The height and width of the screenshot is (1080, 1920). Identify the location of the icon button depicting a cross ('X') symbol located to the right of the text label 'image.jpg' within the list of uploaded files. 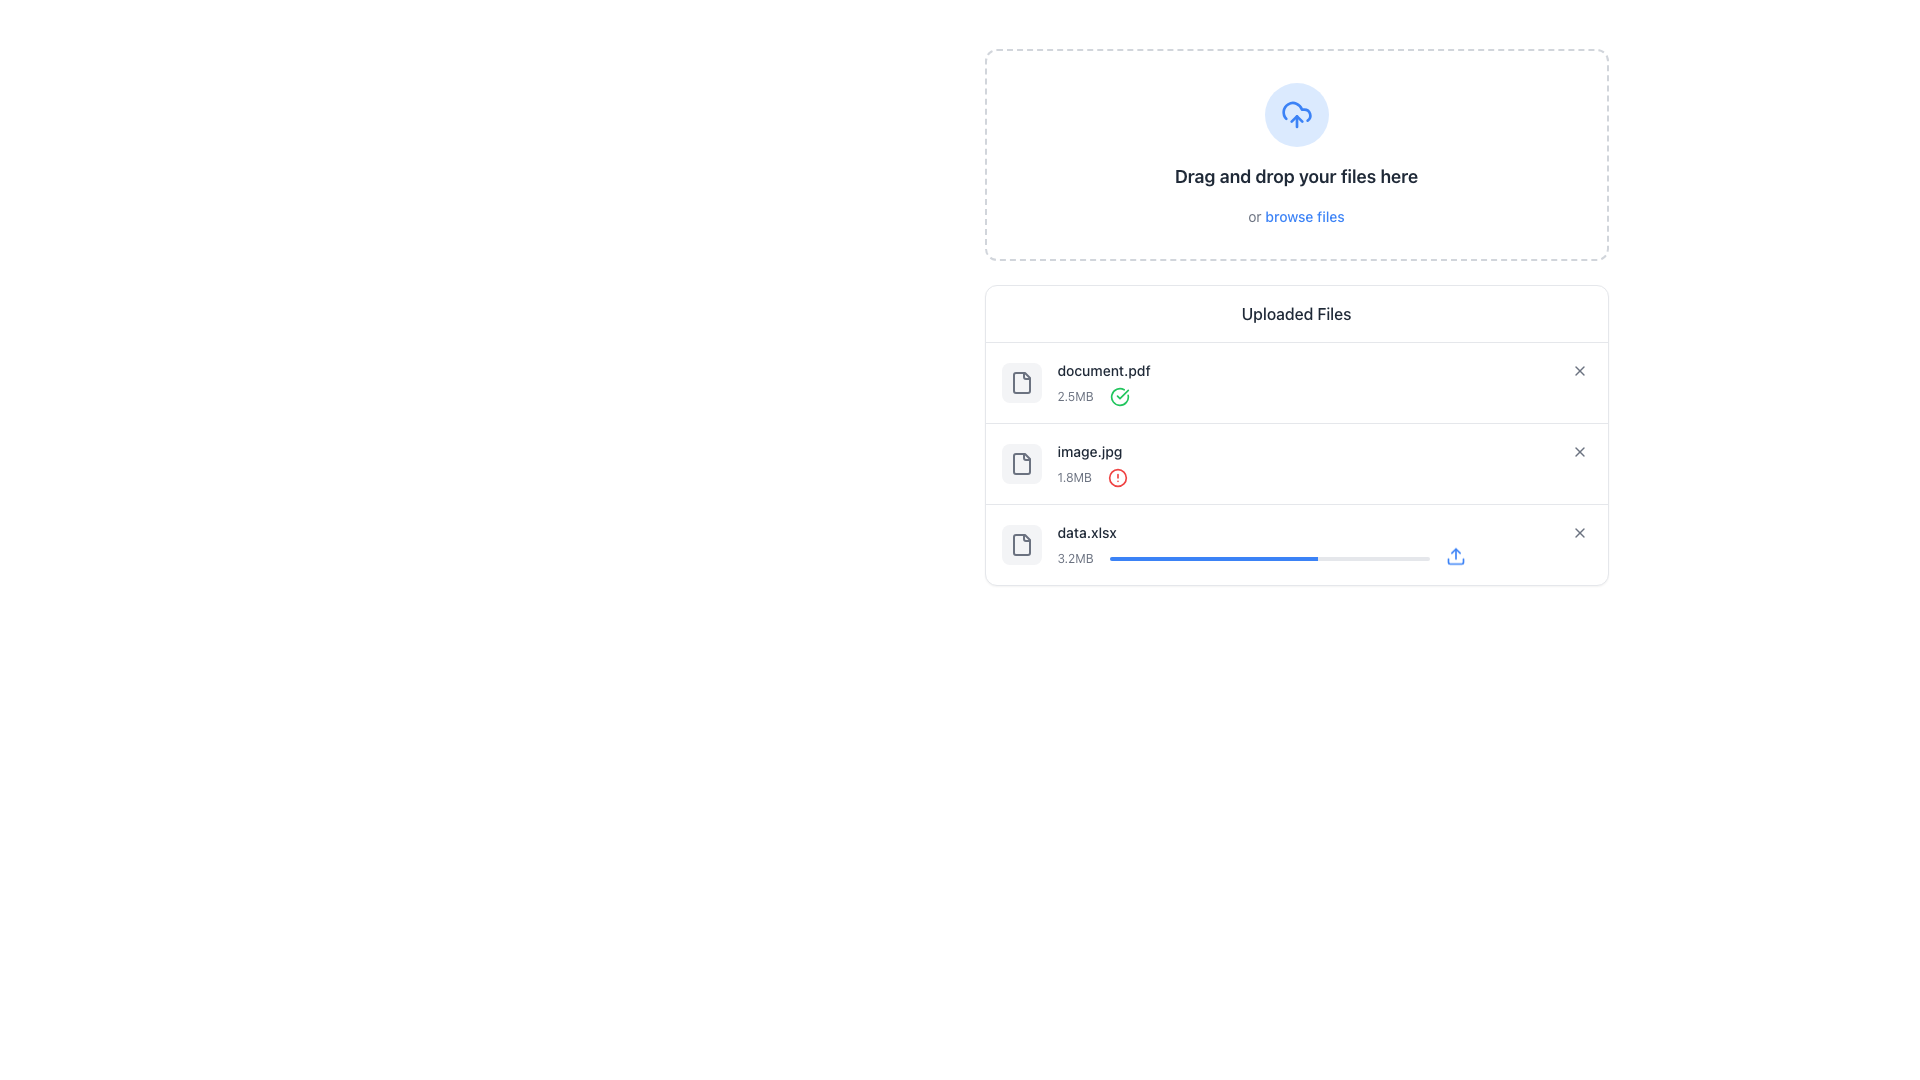
(1578, 451).